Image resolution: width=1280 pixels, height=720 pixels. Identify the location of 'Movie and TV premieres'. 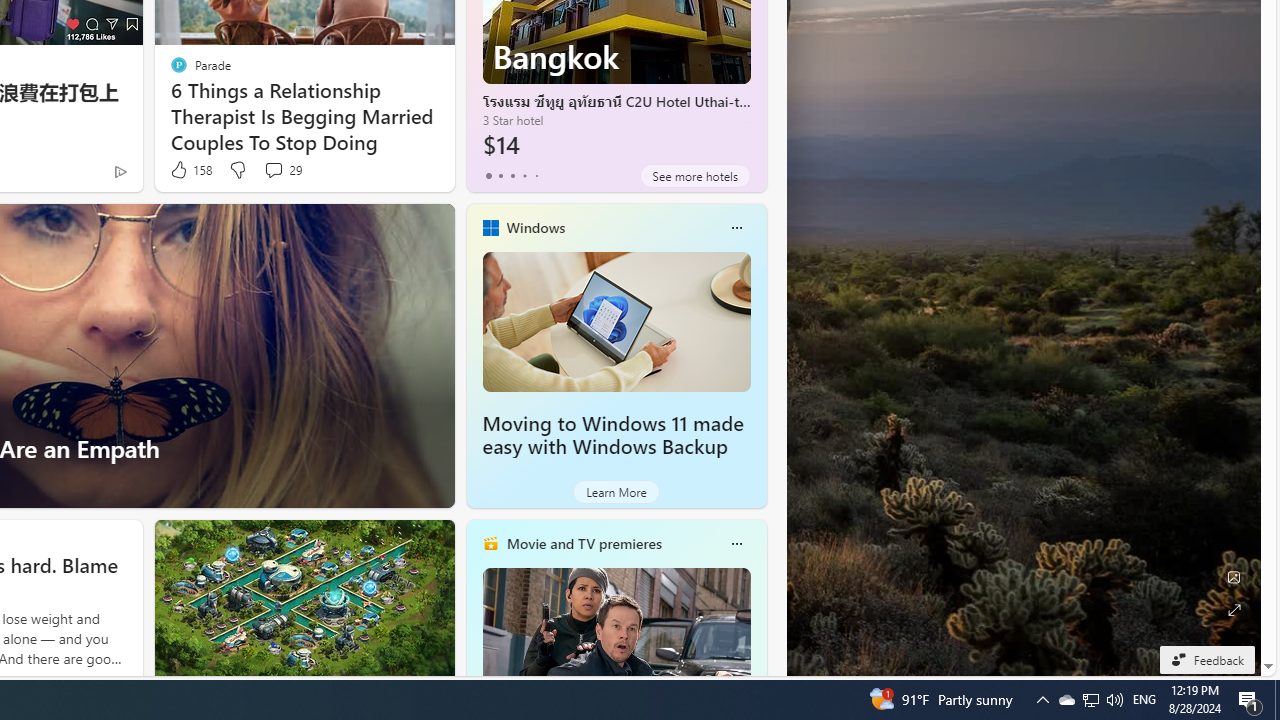
(582, 543).